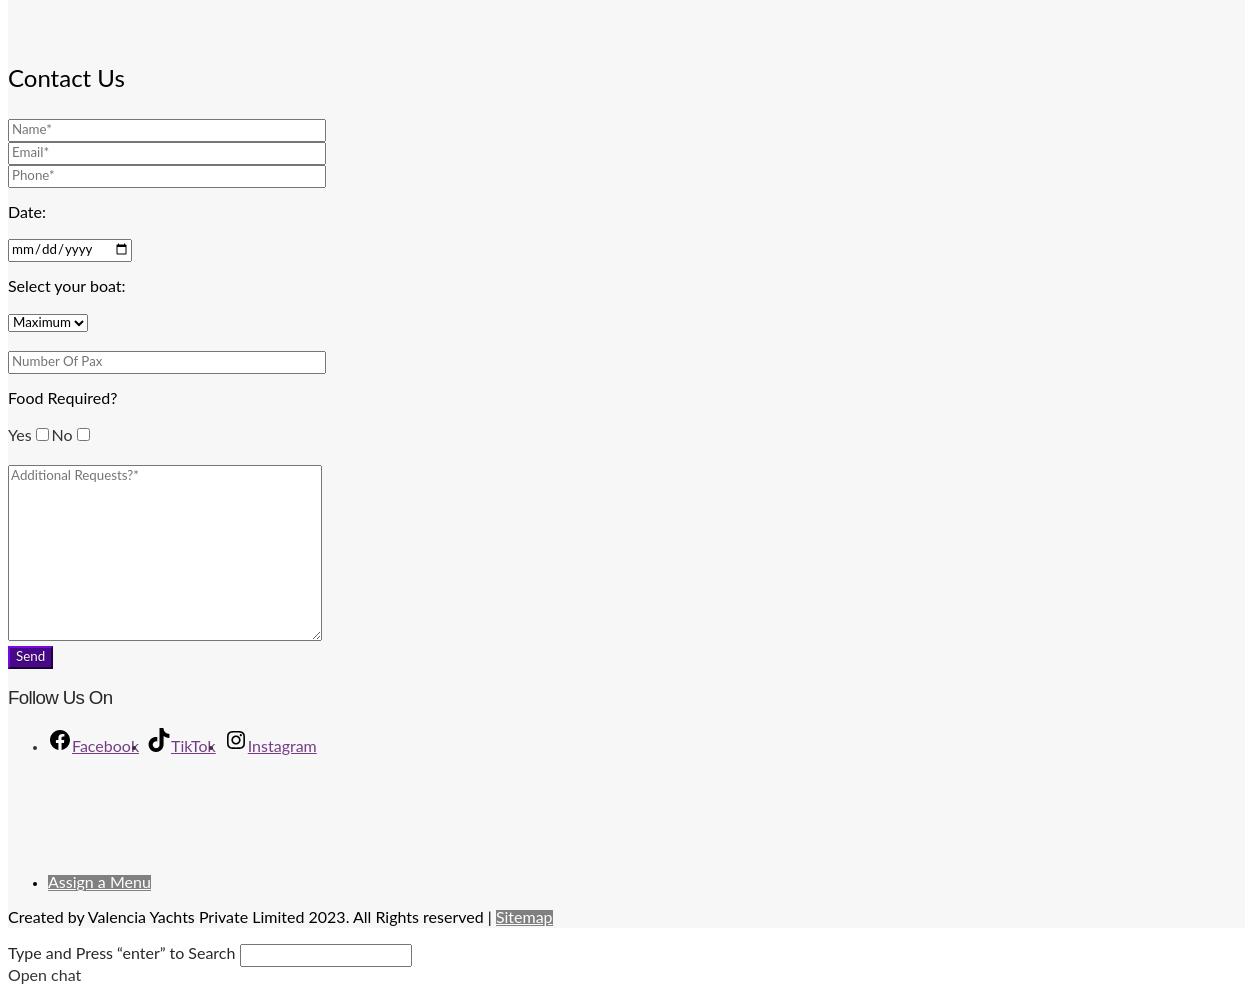 The width and height of the screenshot is (1253, 1004). Describe the element at coordinates (8, 396) in the screenshot. I see `'Food Required?'` at that location.